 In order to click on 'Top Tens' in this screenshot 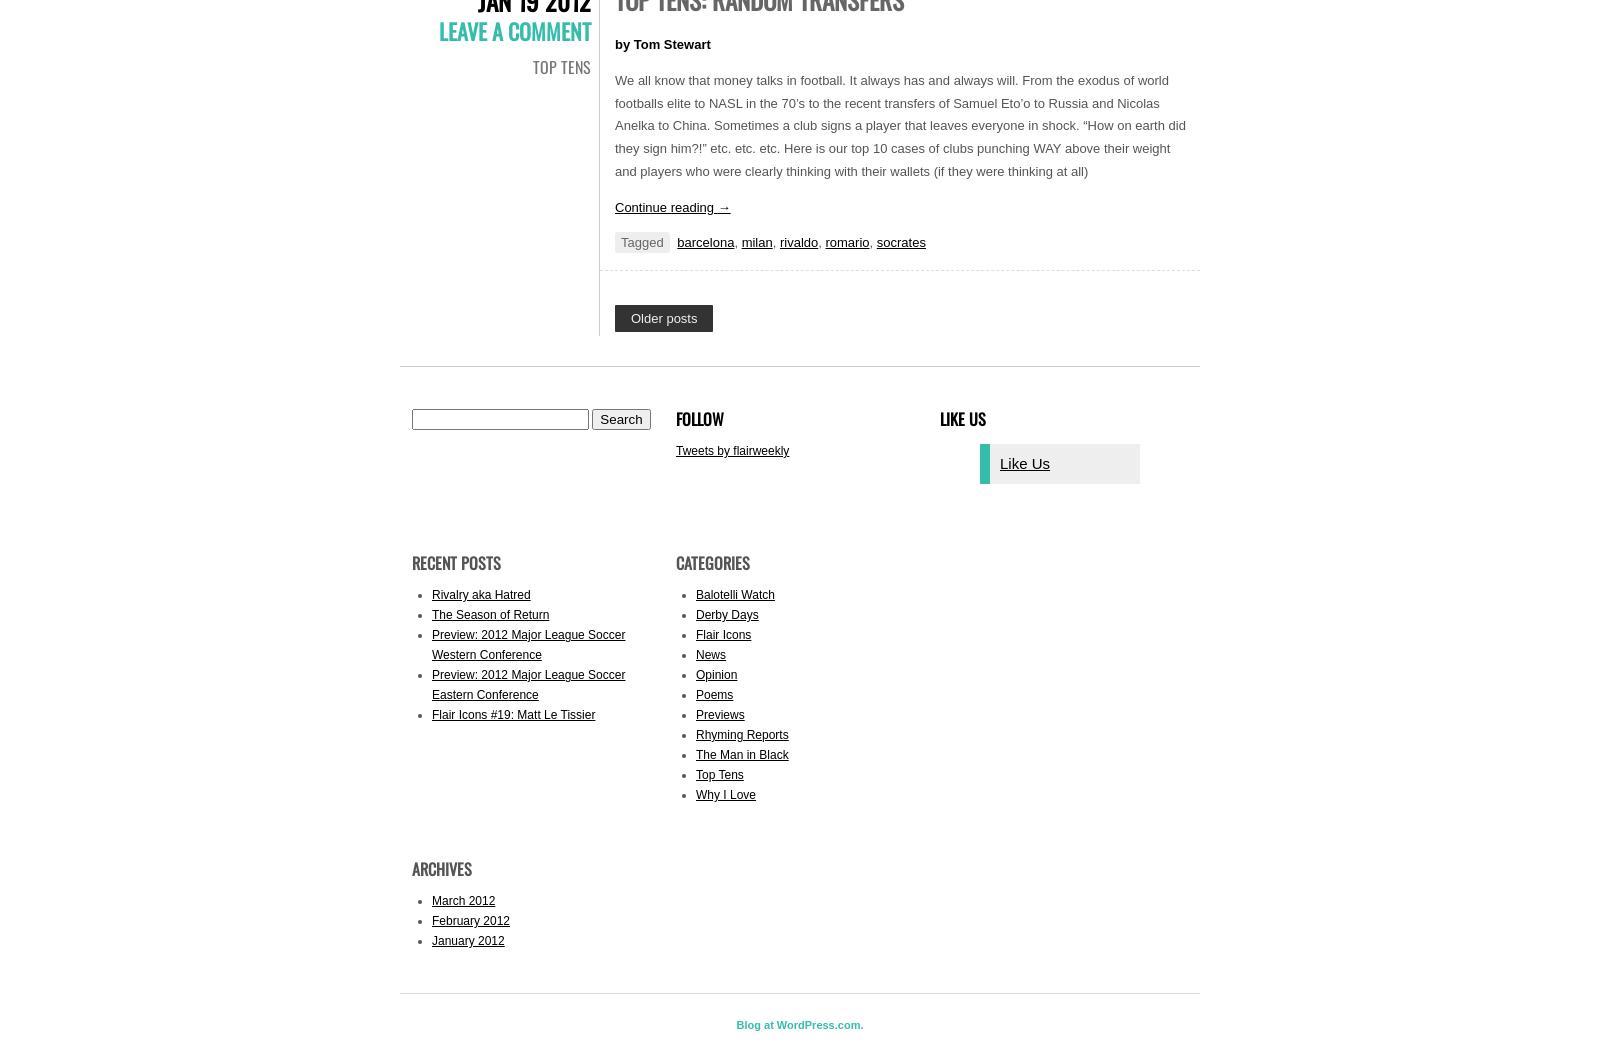, I will do `click(561, 66)`.